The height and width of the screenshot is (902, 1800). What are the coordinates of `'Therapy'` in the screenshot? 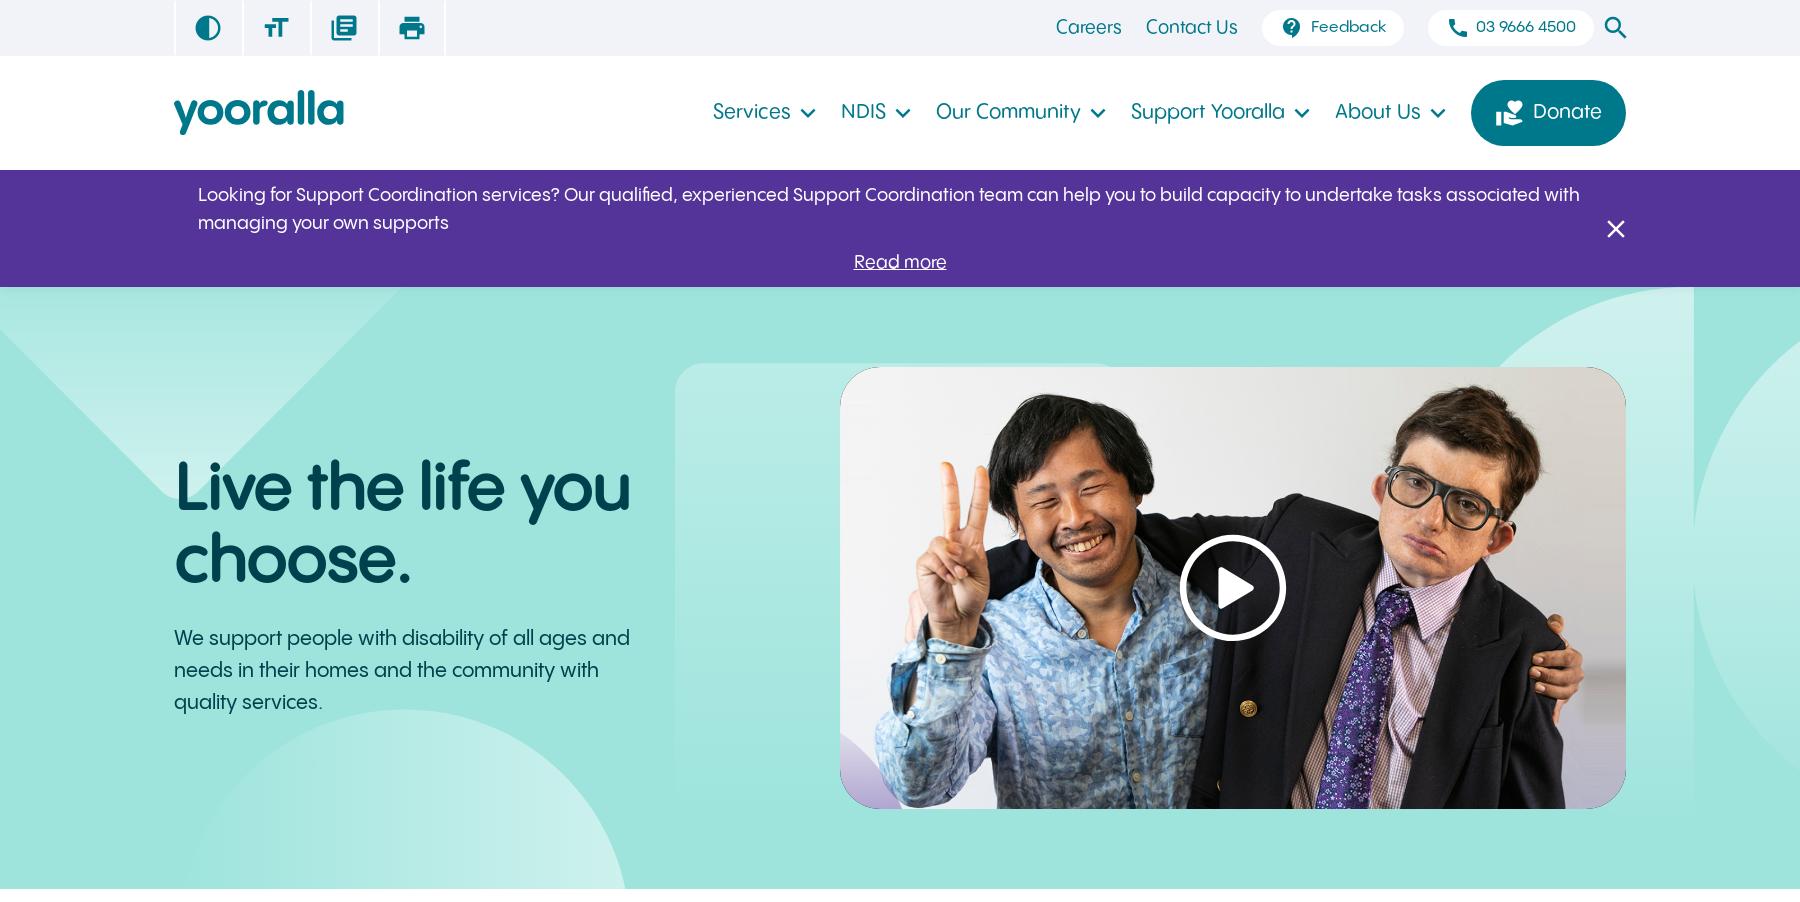 It's located at (1320, 37).